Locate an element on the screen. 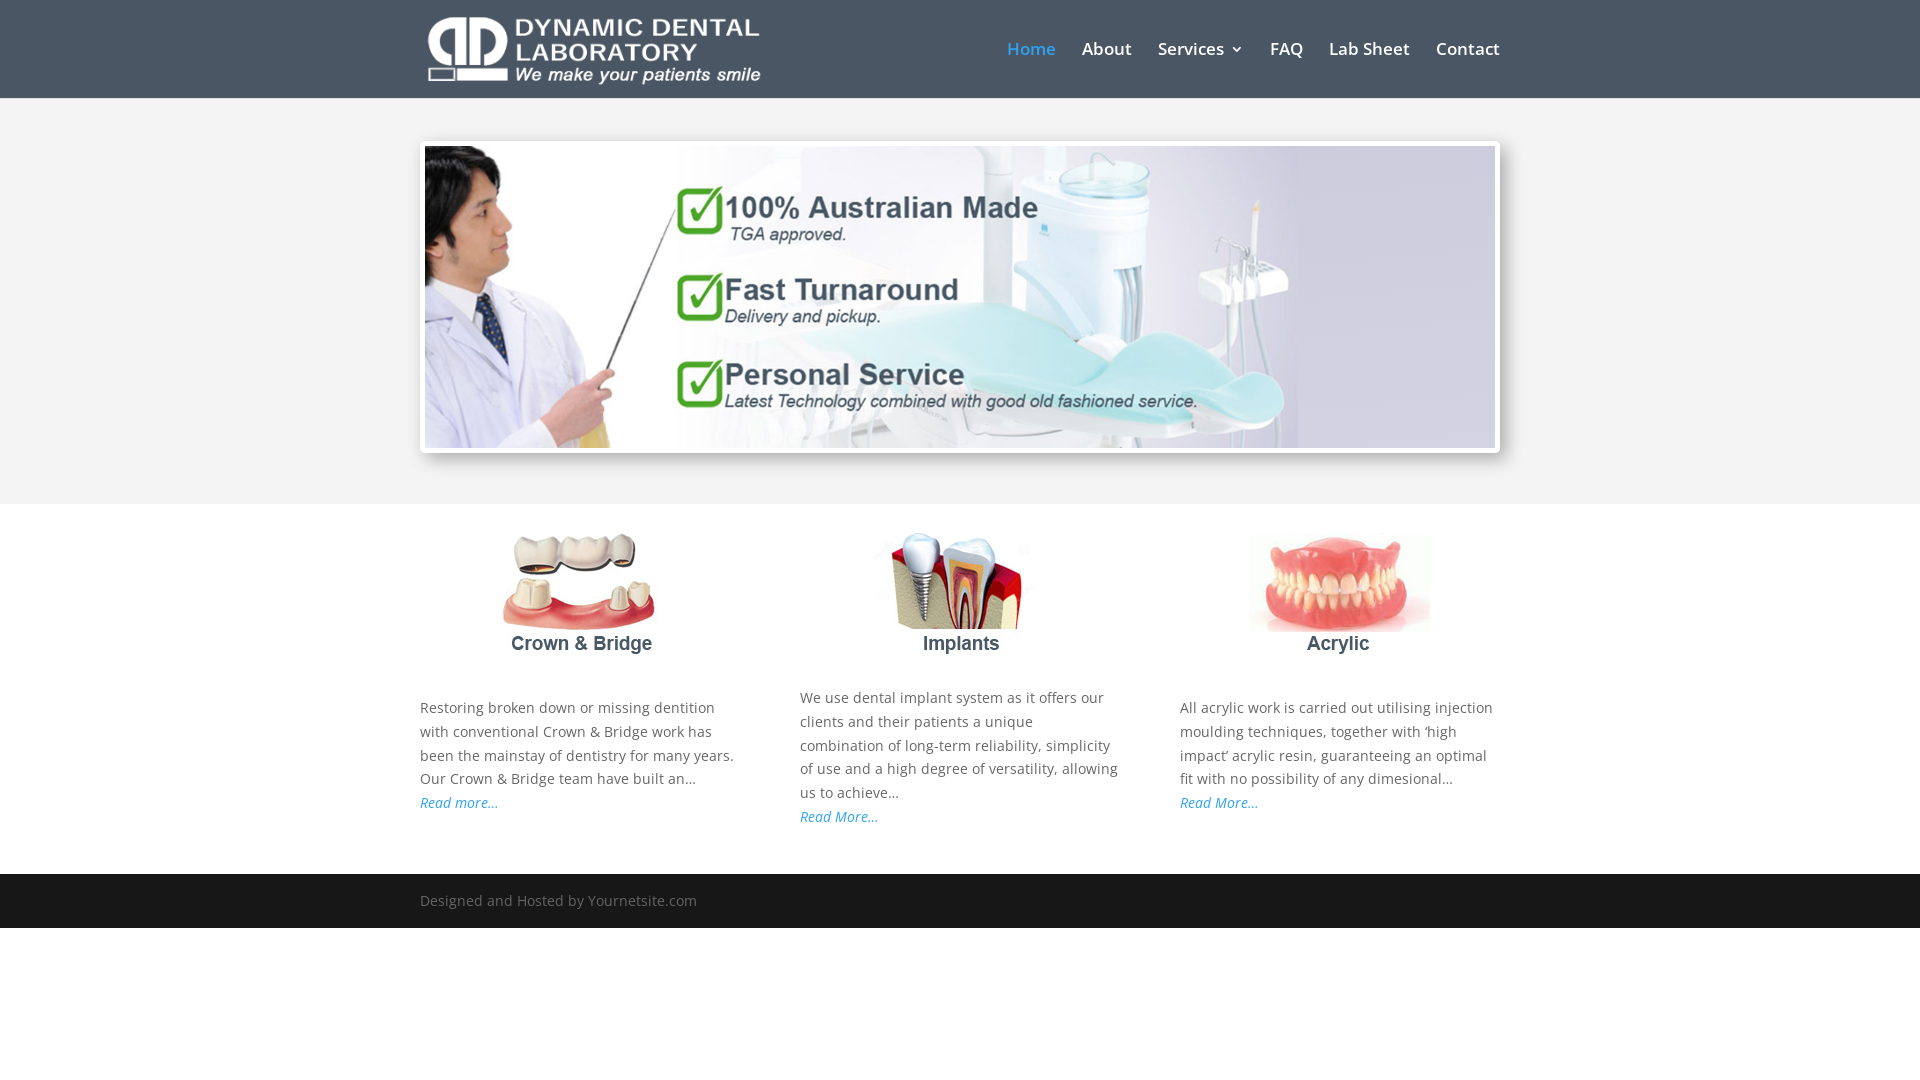  'FAQ' is located at coordinates (1269, 68).